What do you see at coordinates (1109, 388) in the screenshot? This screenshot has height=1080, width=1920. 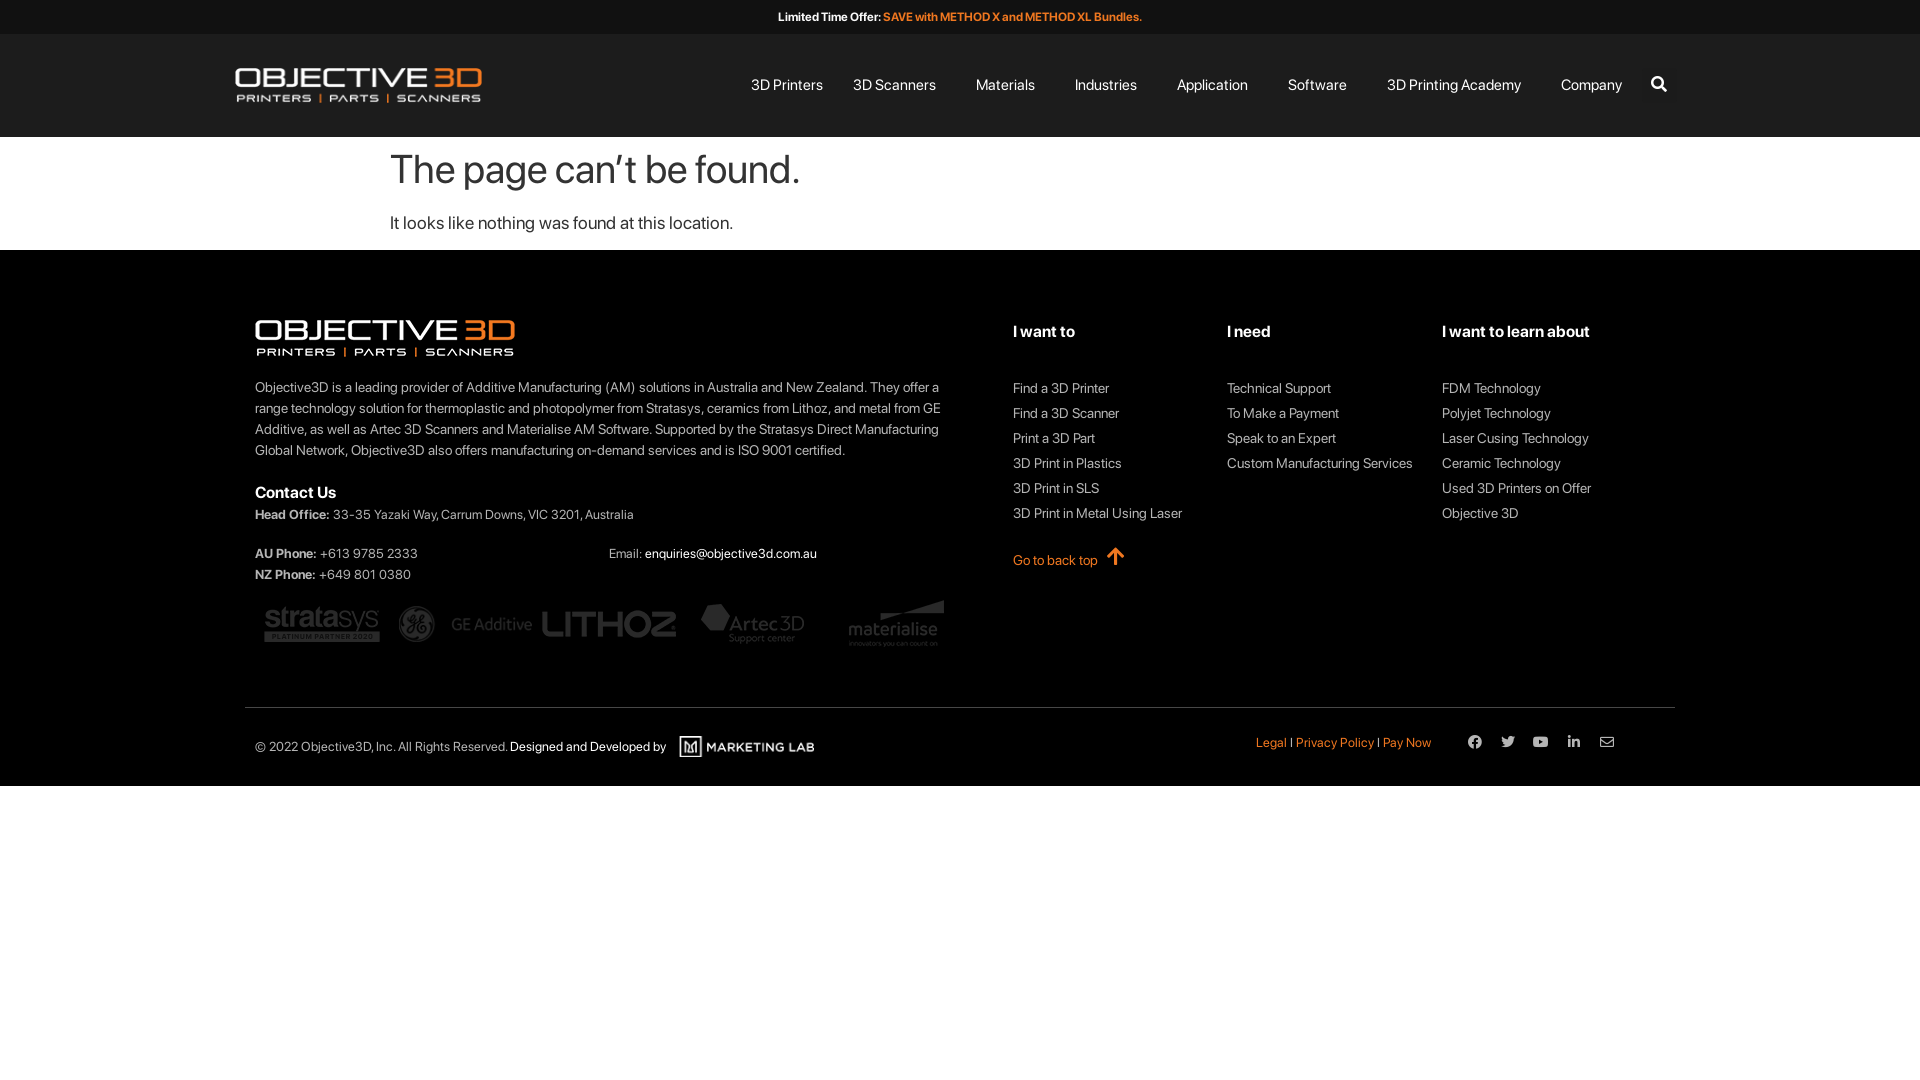 I see `'Find a 3D Printer'` at bounding box center [1109, 388].